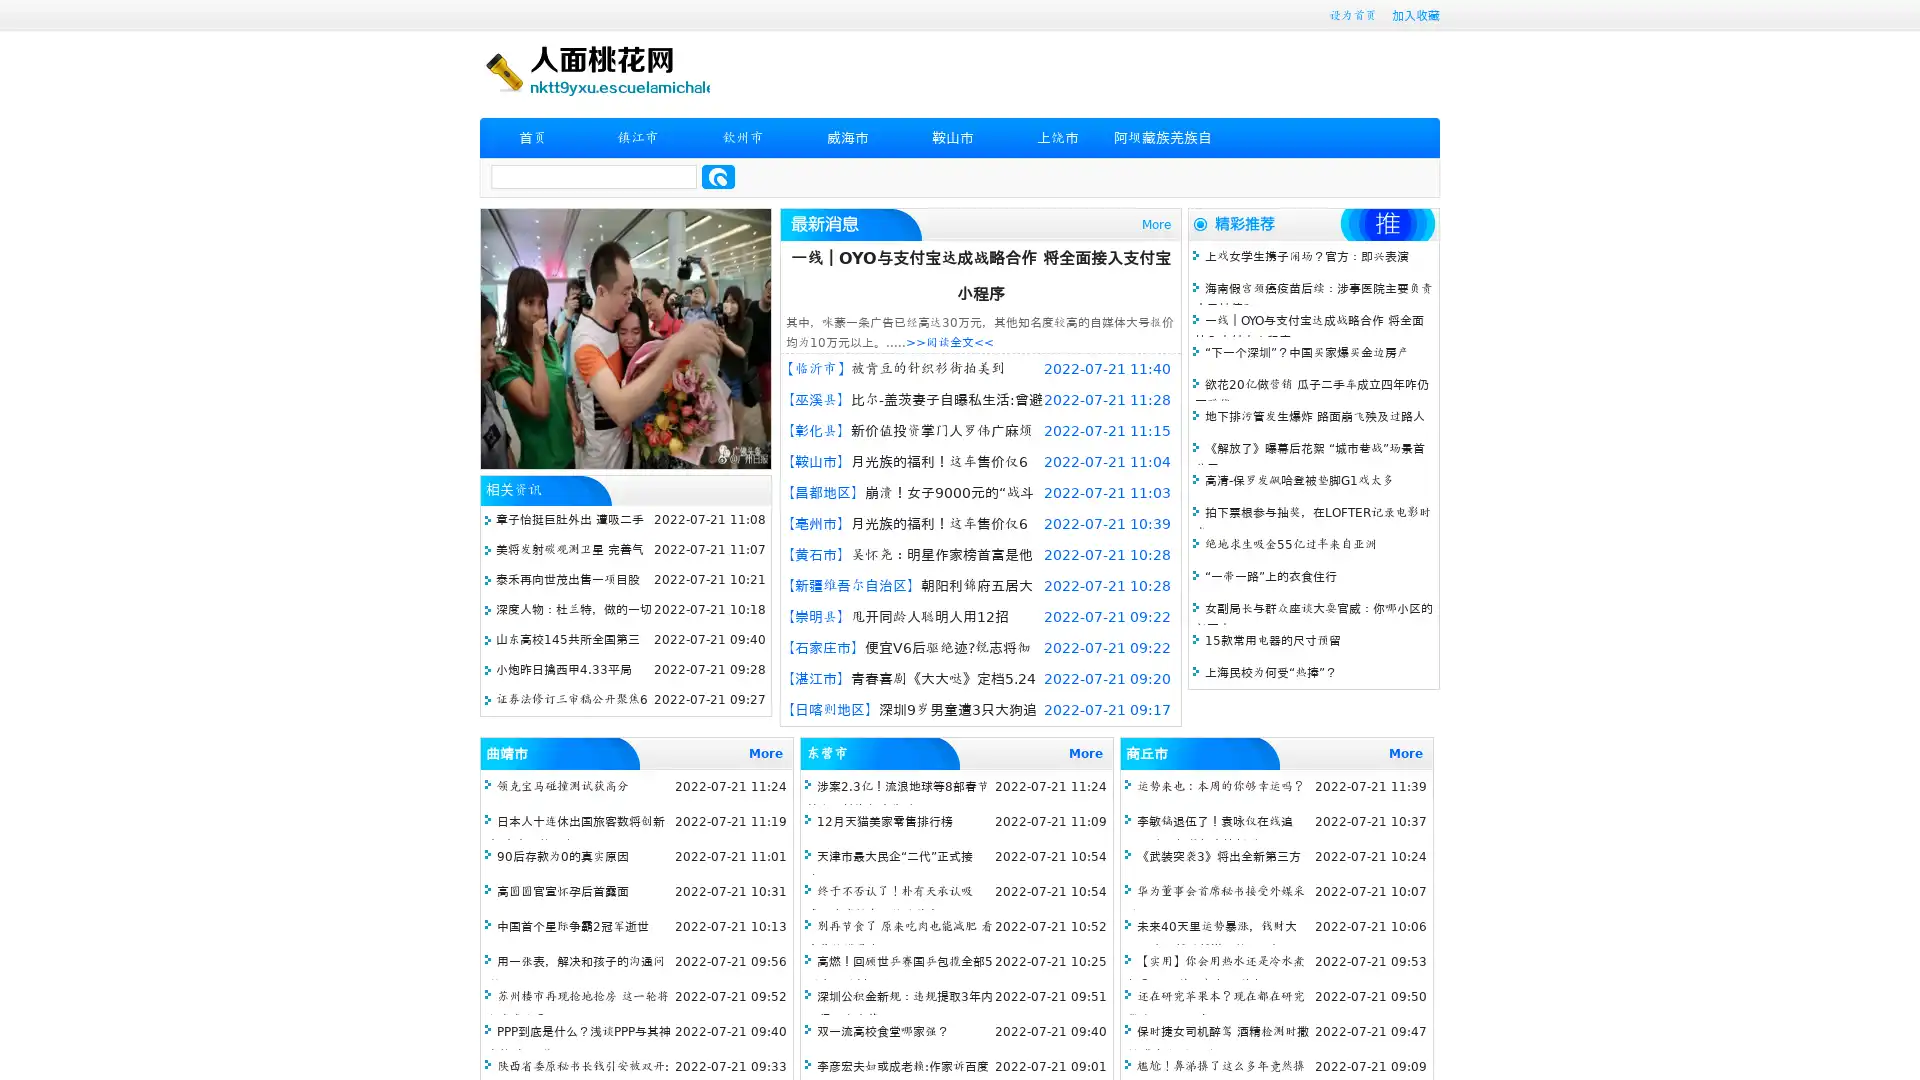 The width and height of the screenshot is (1920, 1080). Describe the element at coordinates (718, 176) in the screenshot. I see `Search` at that location.